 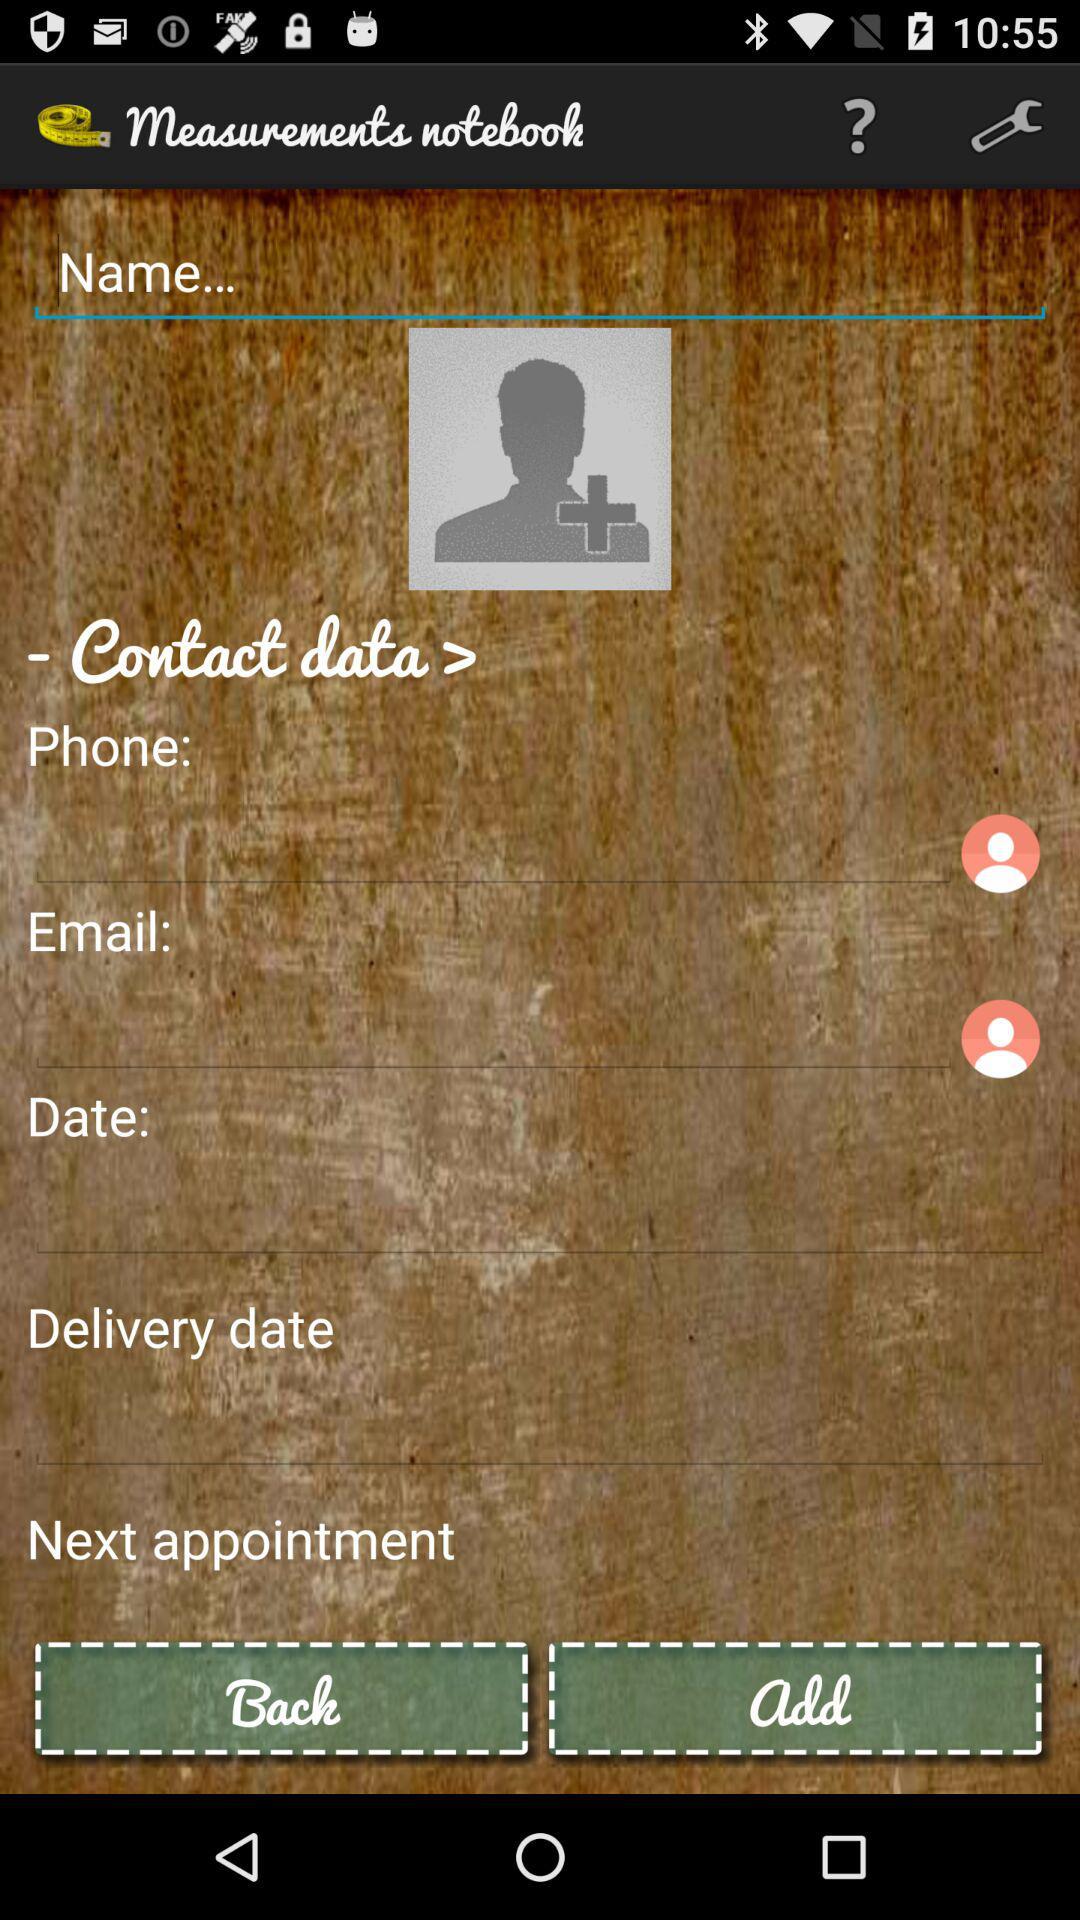 I want to click on the avatar icon, so click(x=1000, y=912).